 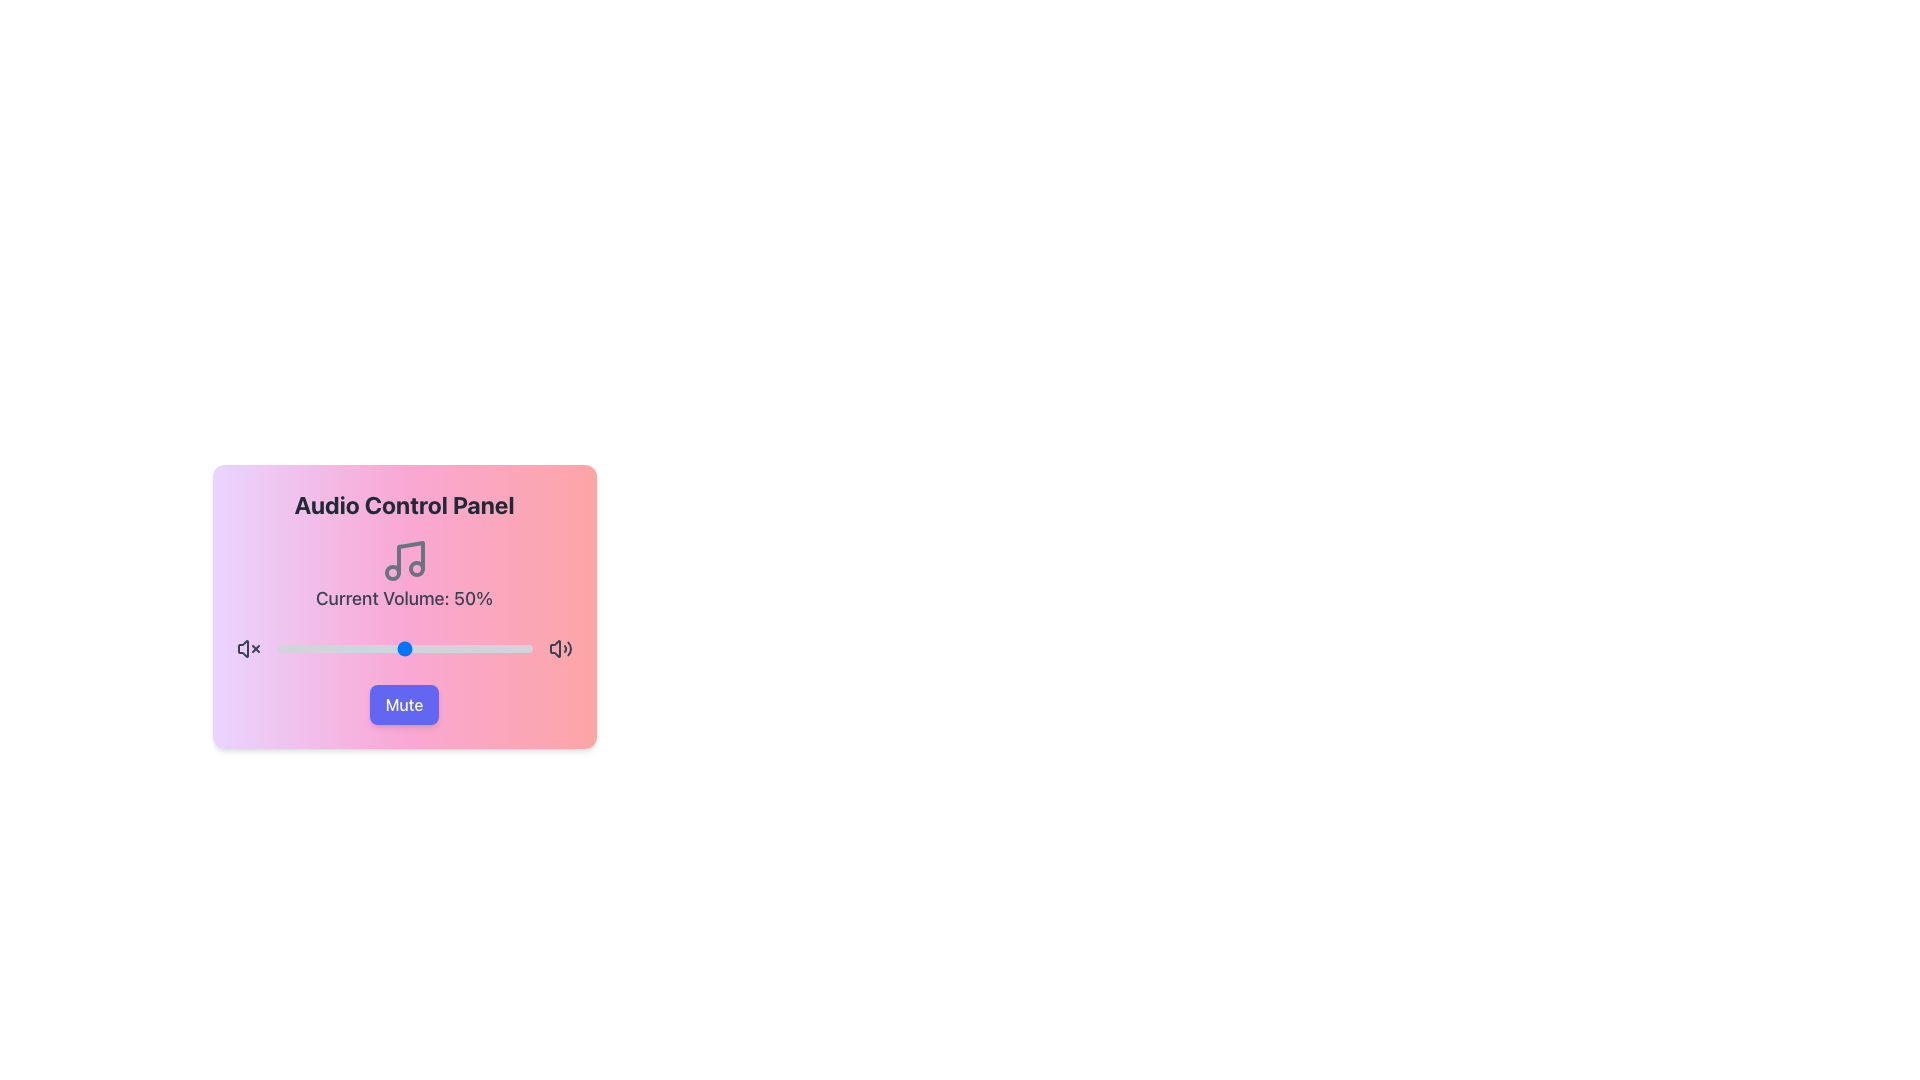 I want to click on the volume, so click(x=439, y=648).